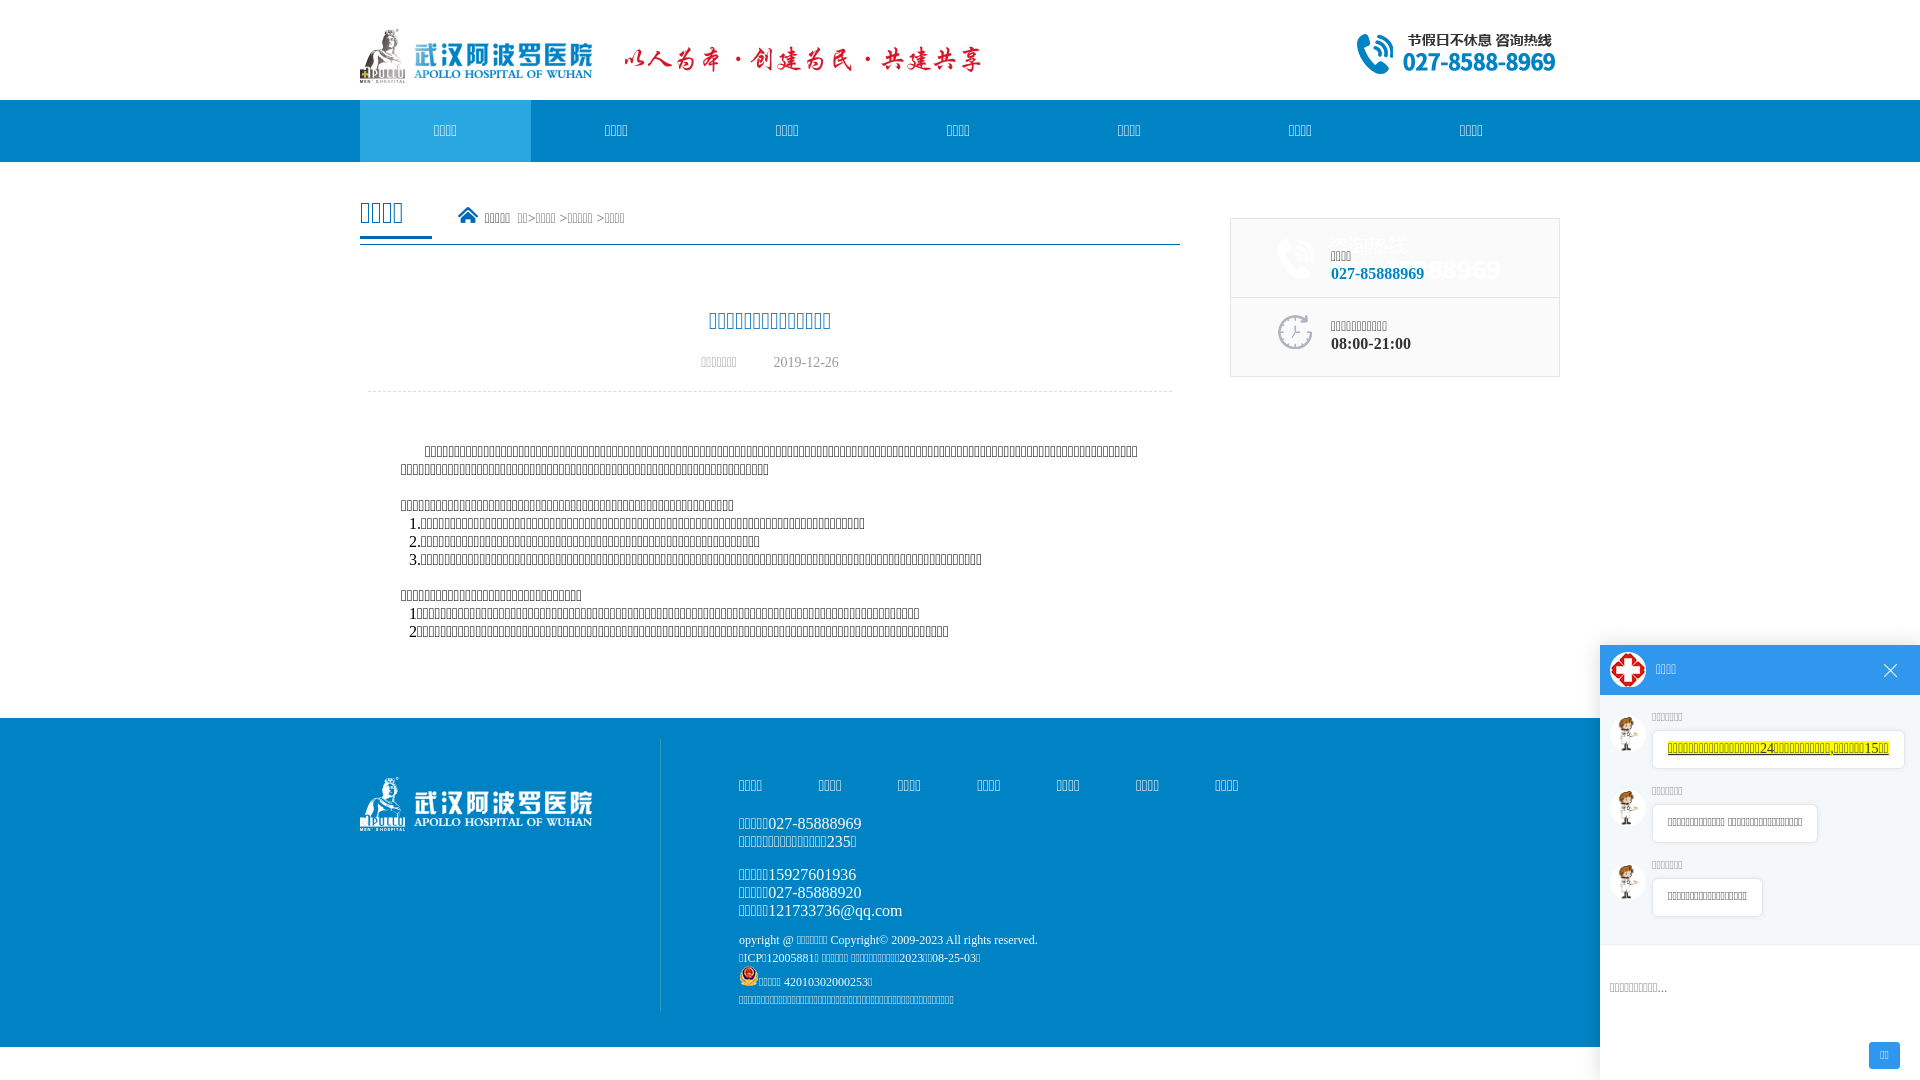  What do you see at coordinates (814, 891) in the screenshot?
I see `'027-85888920'` at bounding box center [814, 891].